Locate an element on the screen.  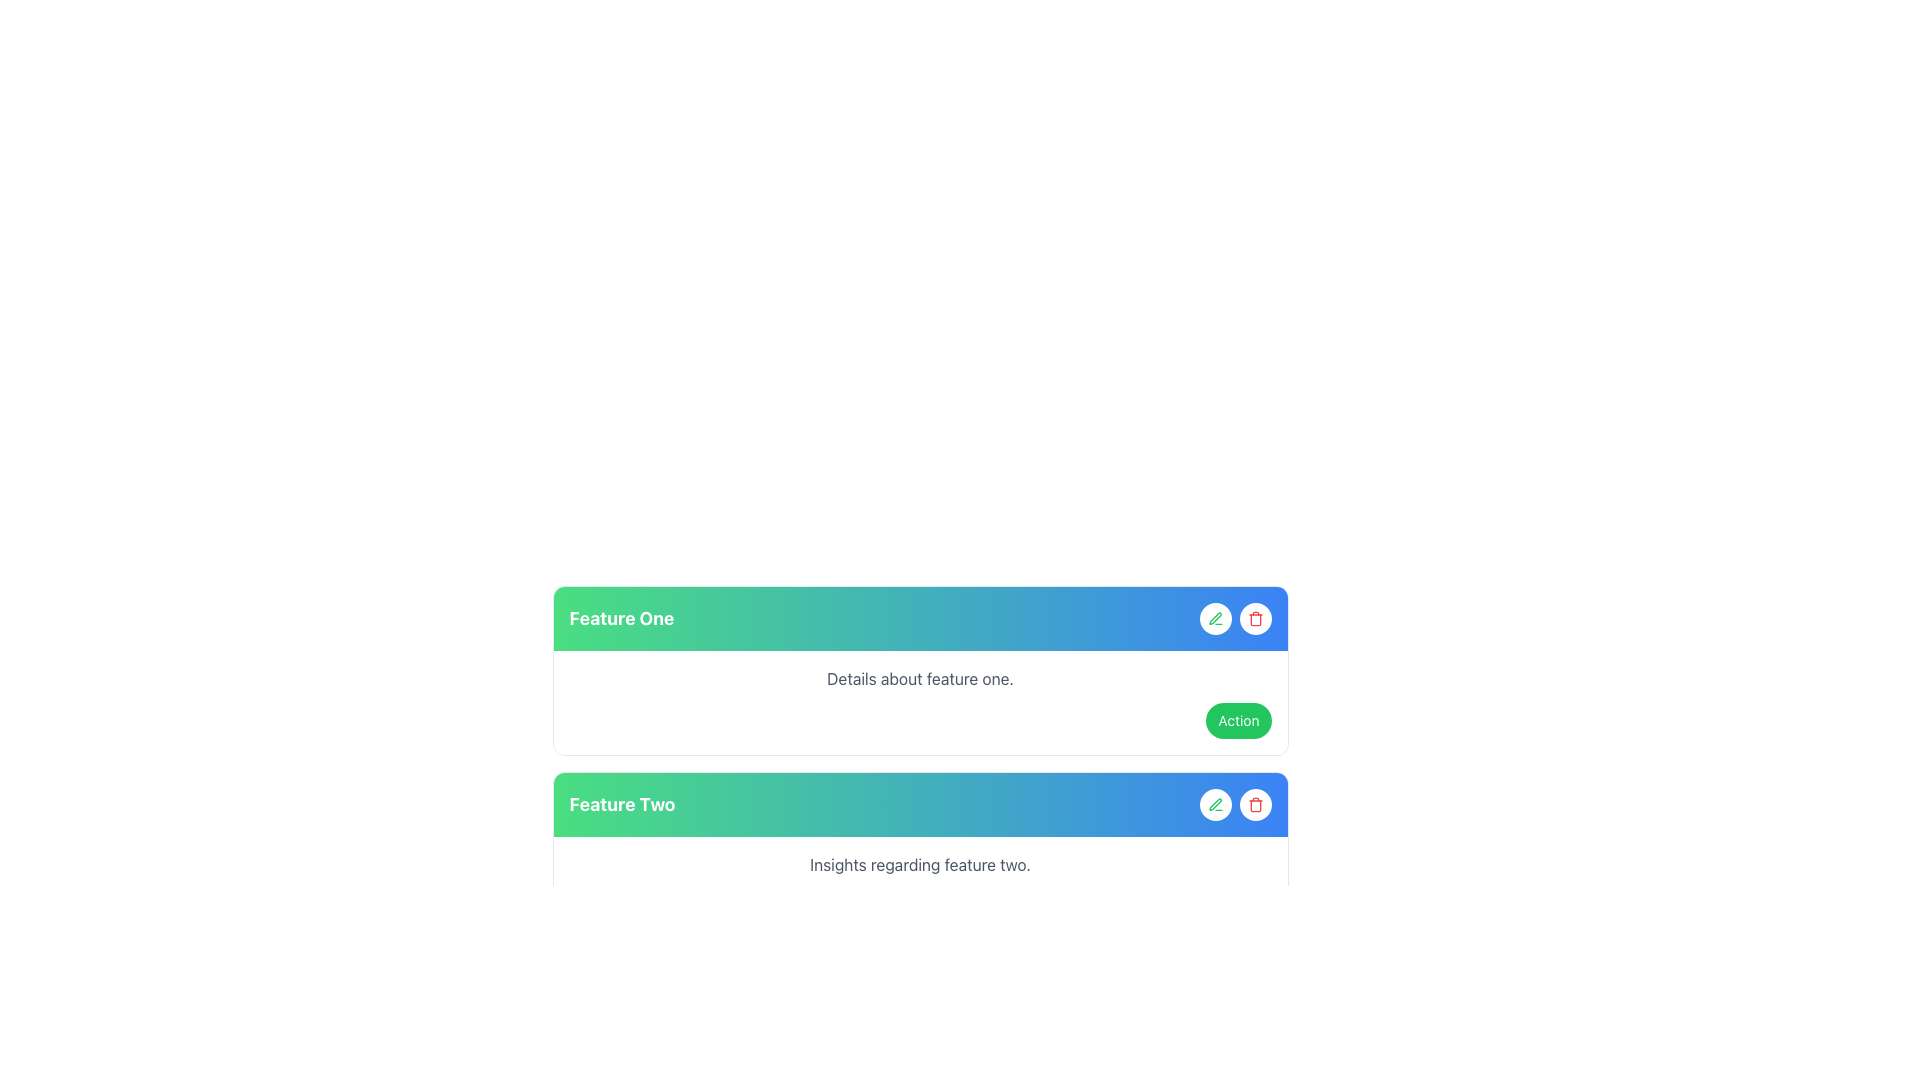
the circular button with a red trash bin icon, which is the second button in a horizontal group of two, located on the right end of a bar is located at coordinates (1254, 617).